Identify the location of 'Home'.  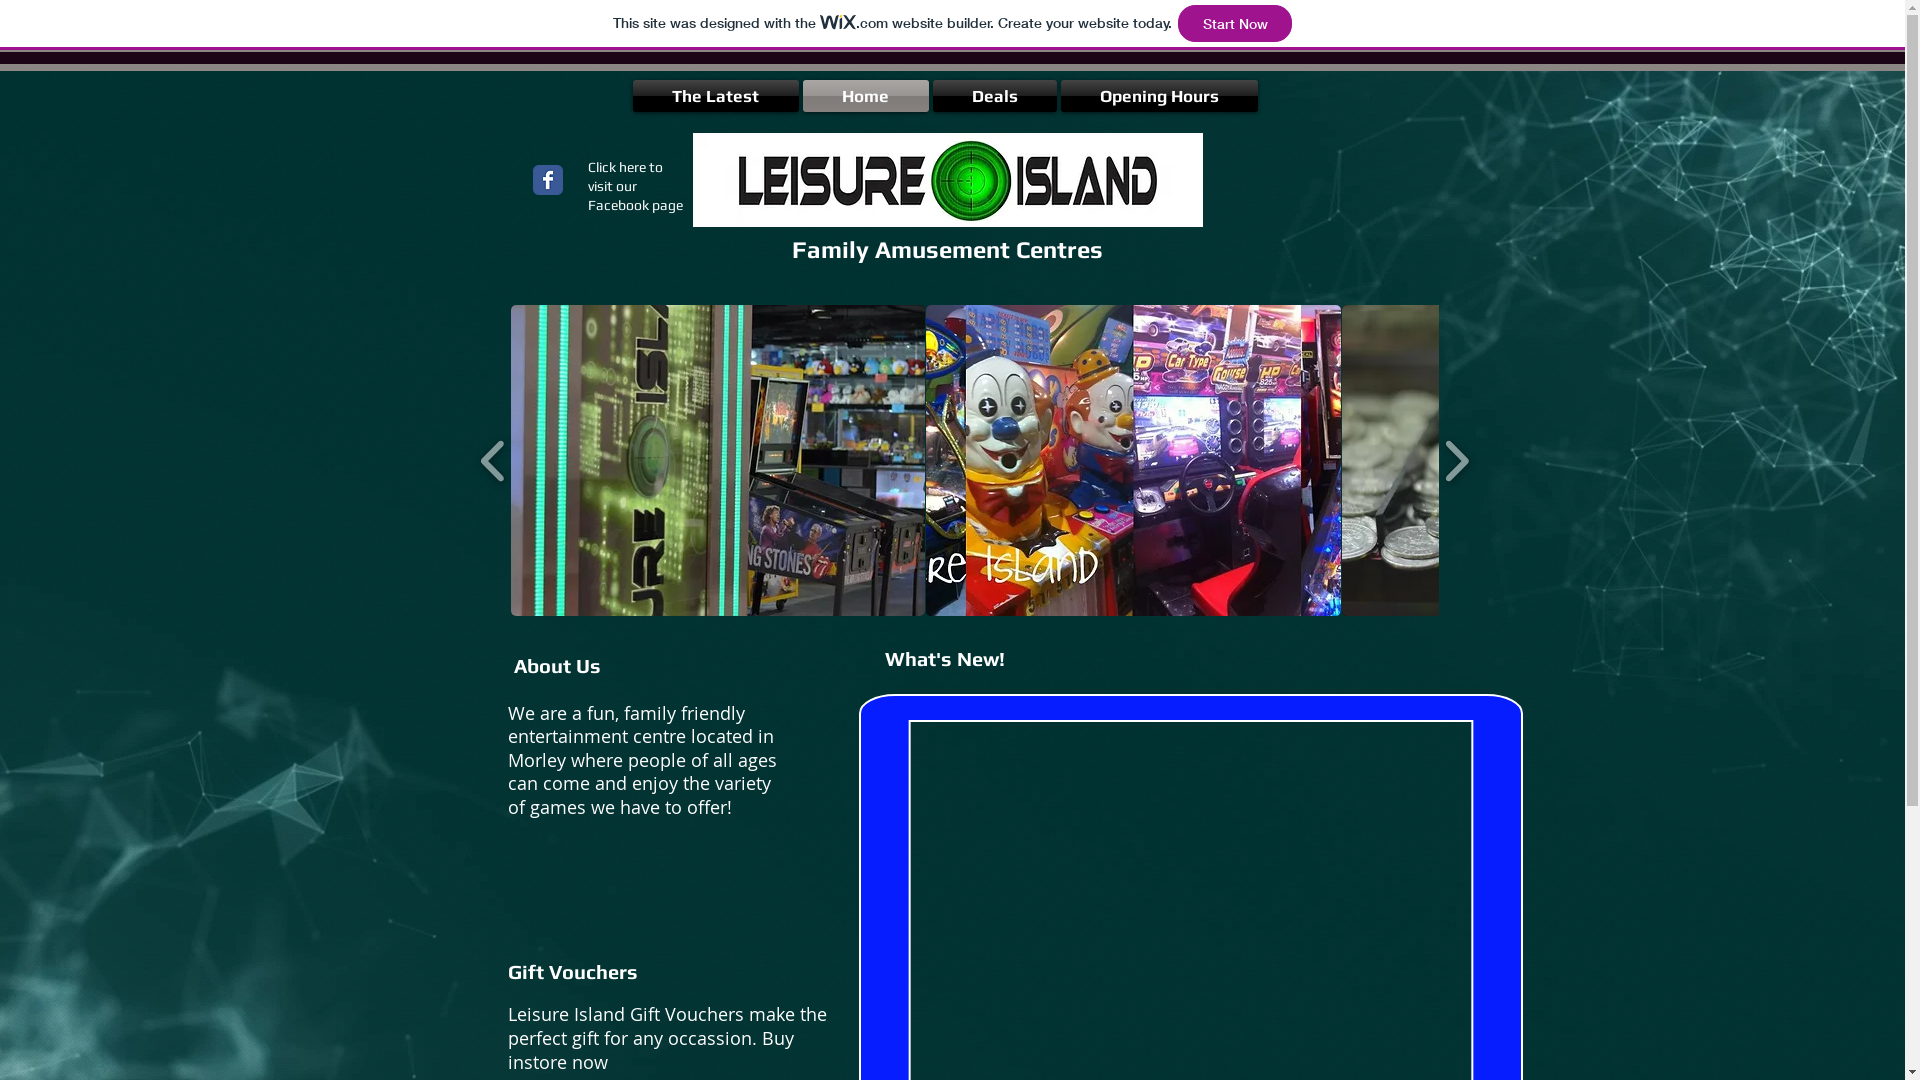
(864, 96).